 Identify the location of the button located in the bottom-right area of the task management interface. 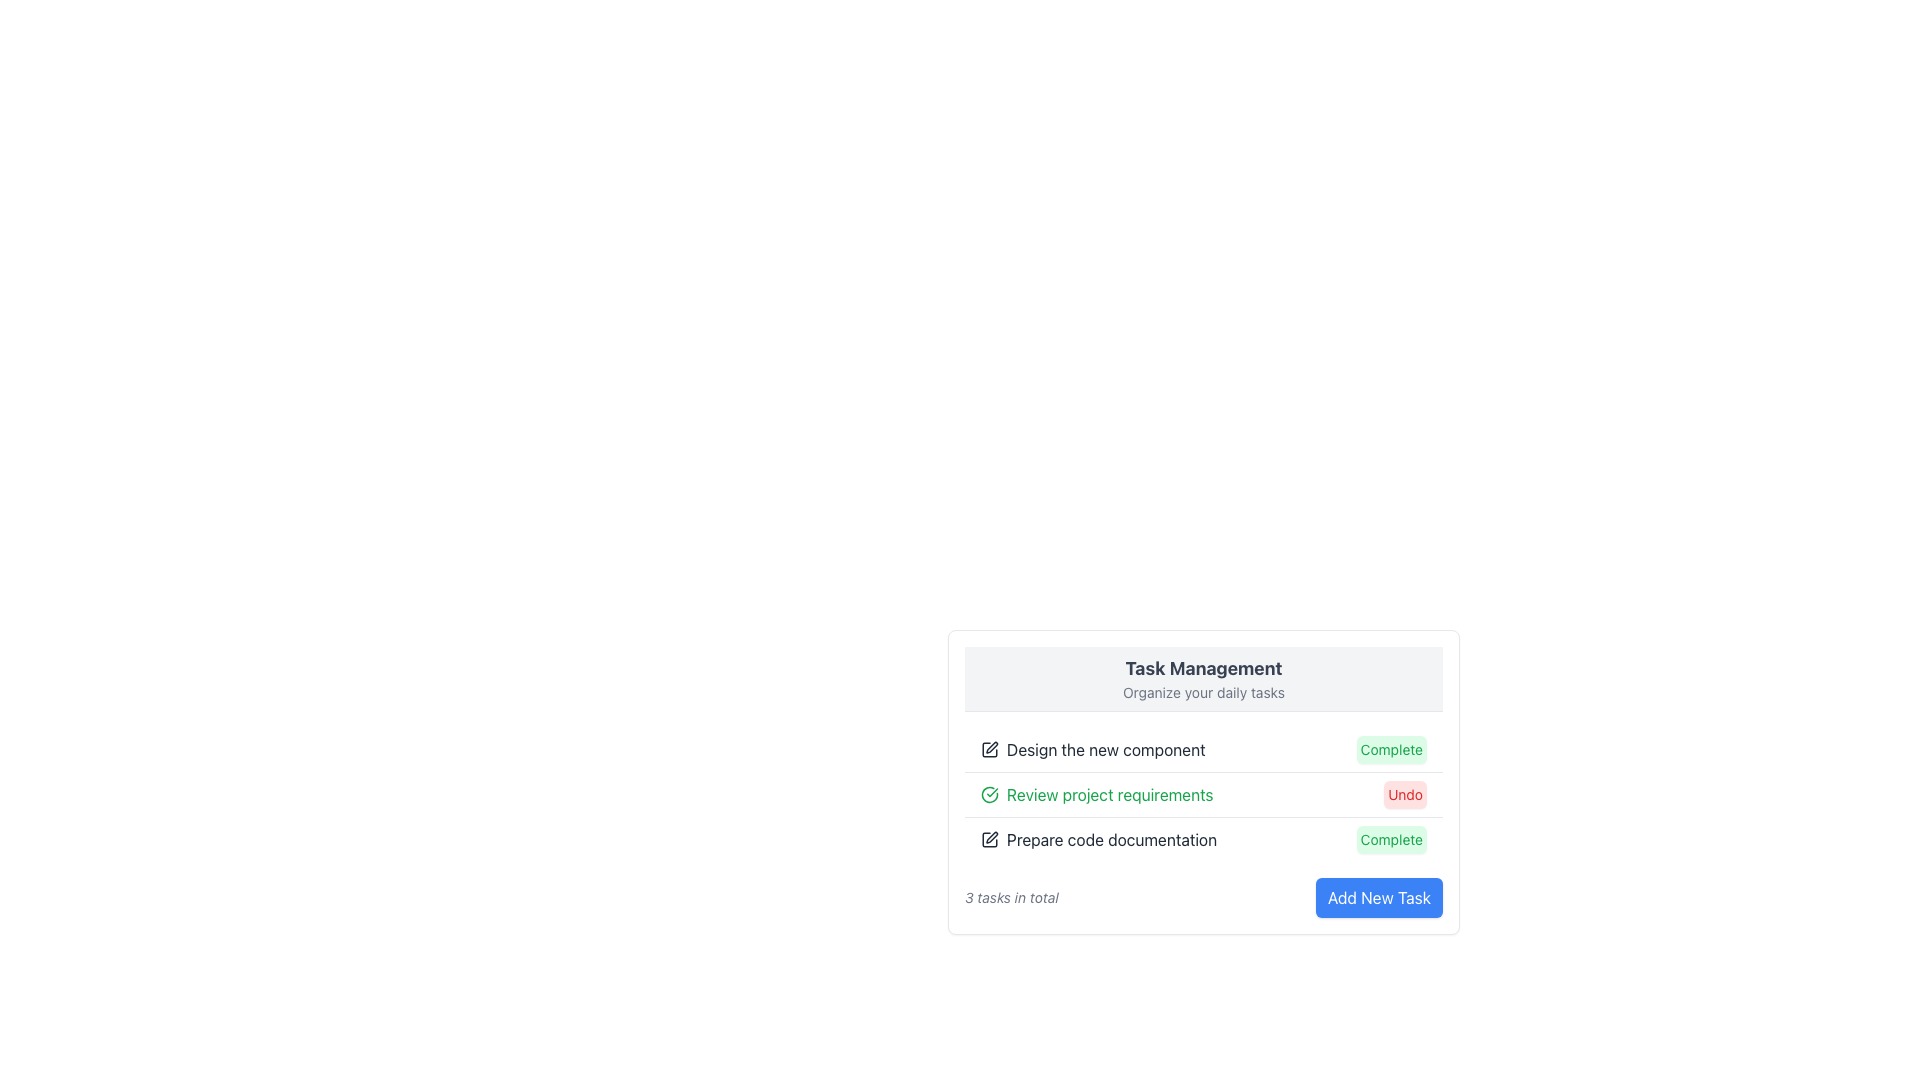
(1378, 897).